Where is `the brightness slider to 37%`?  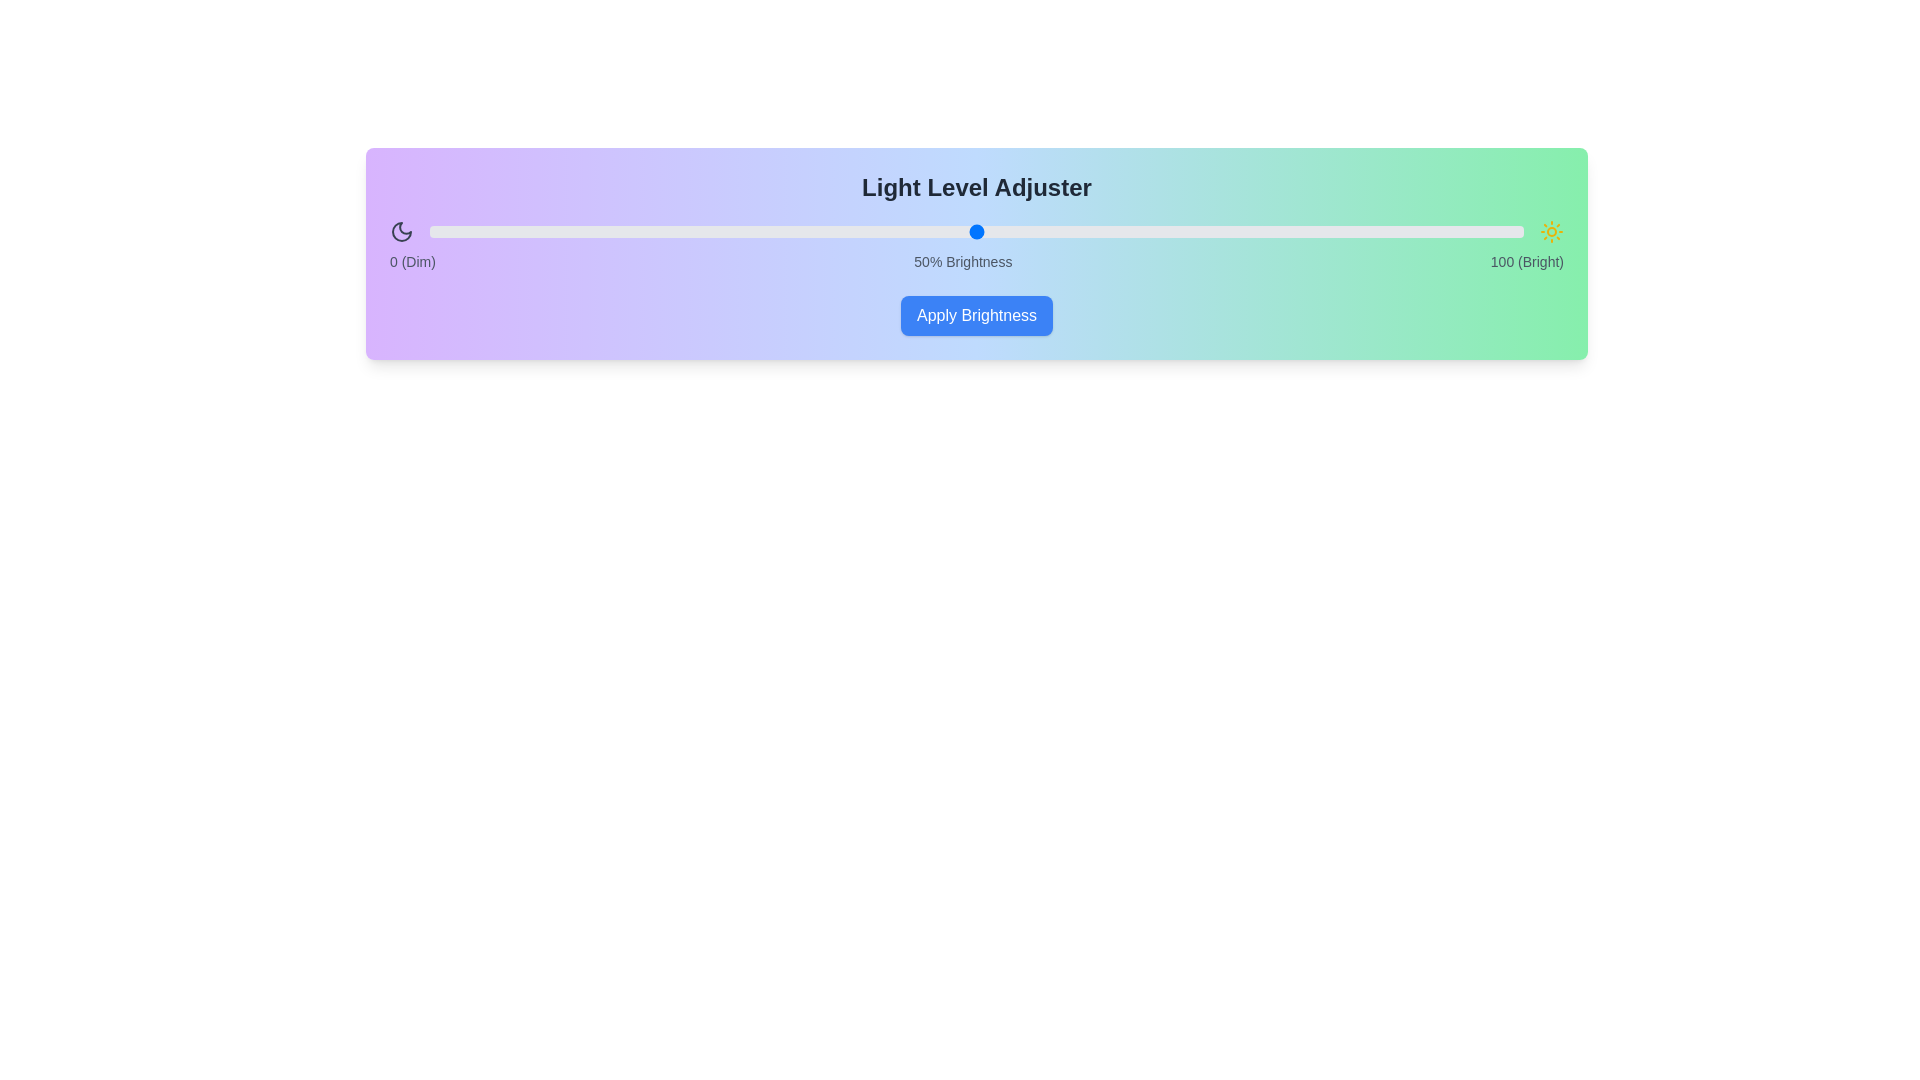 the brightness slider to 37% is located at coordinates (834, 230).